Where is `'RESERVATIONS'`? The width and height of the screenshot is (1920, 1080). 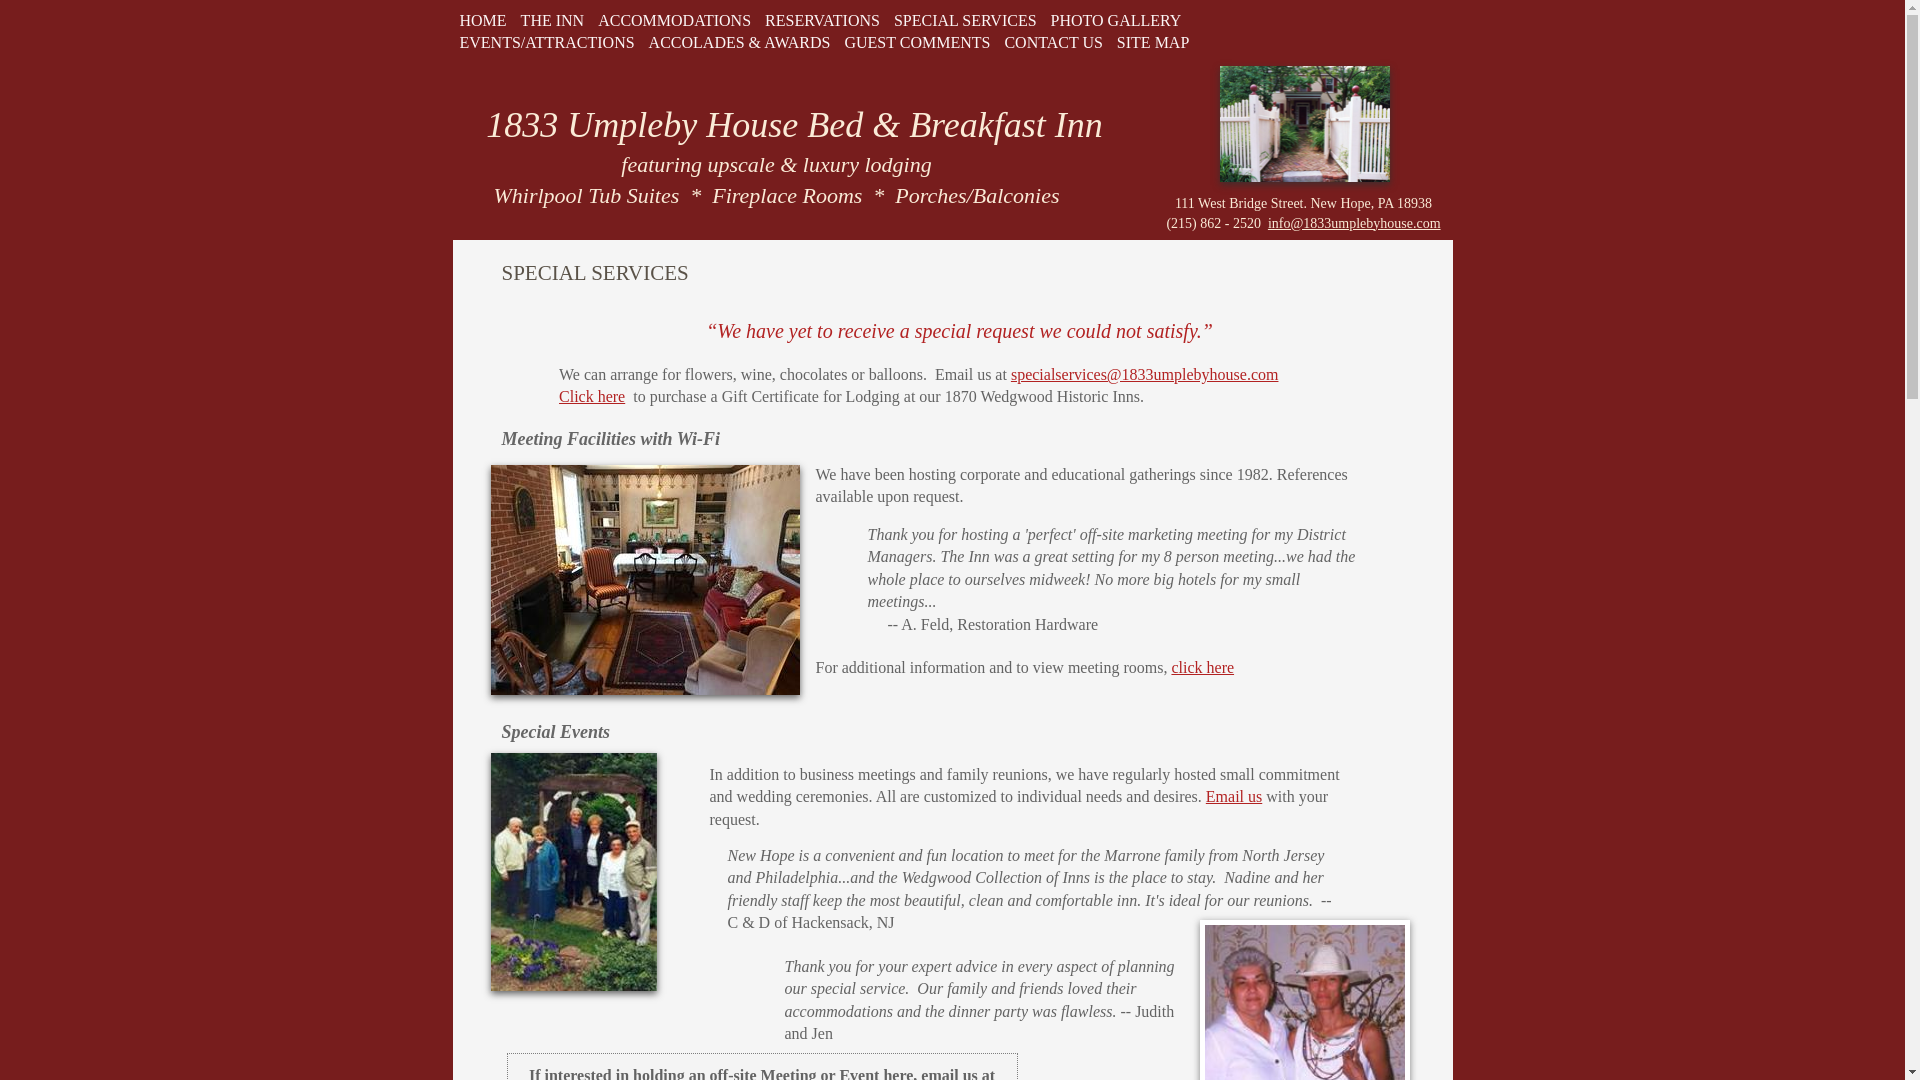
'RESERVATIONS' is located at coordinates (822, 20).